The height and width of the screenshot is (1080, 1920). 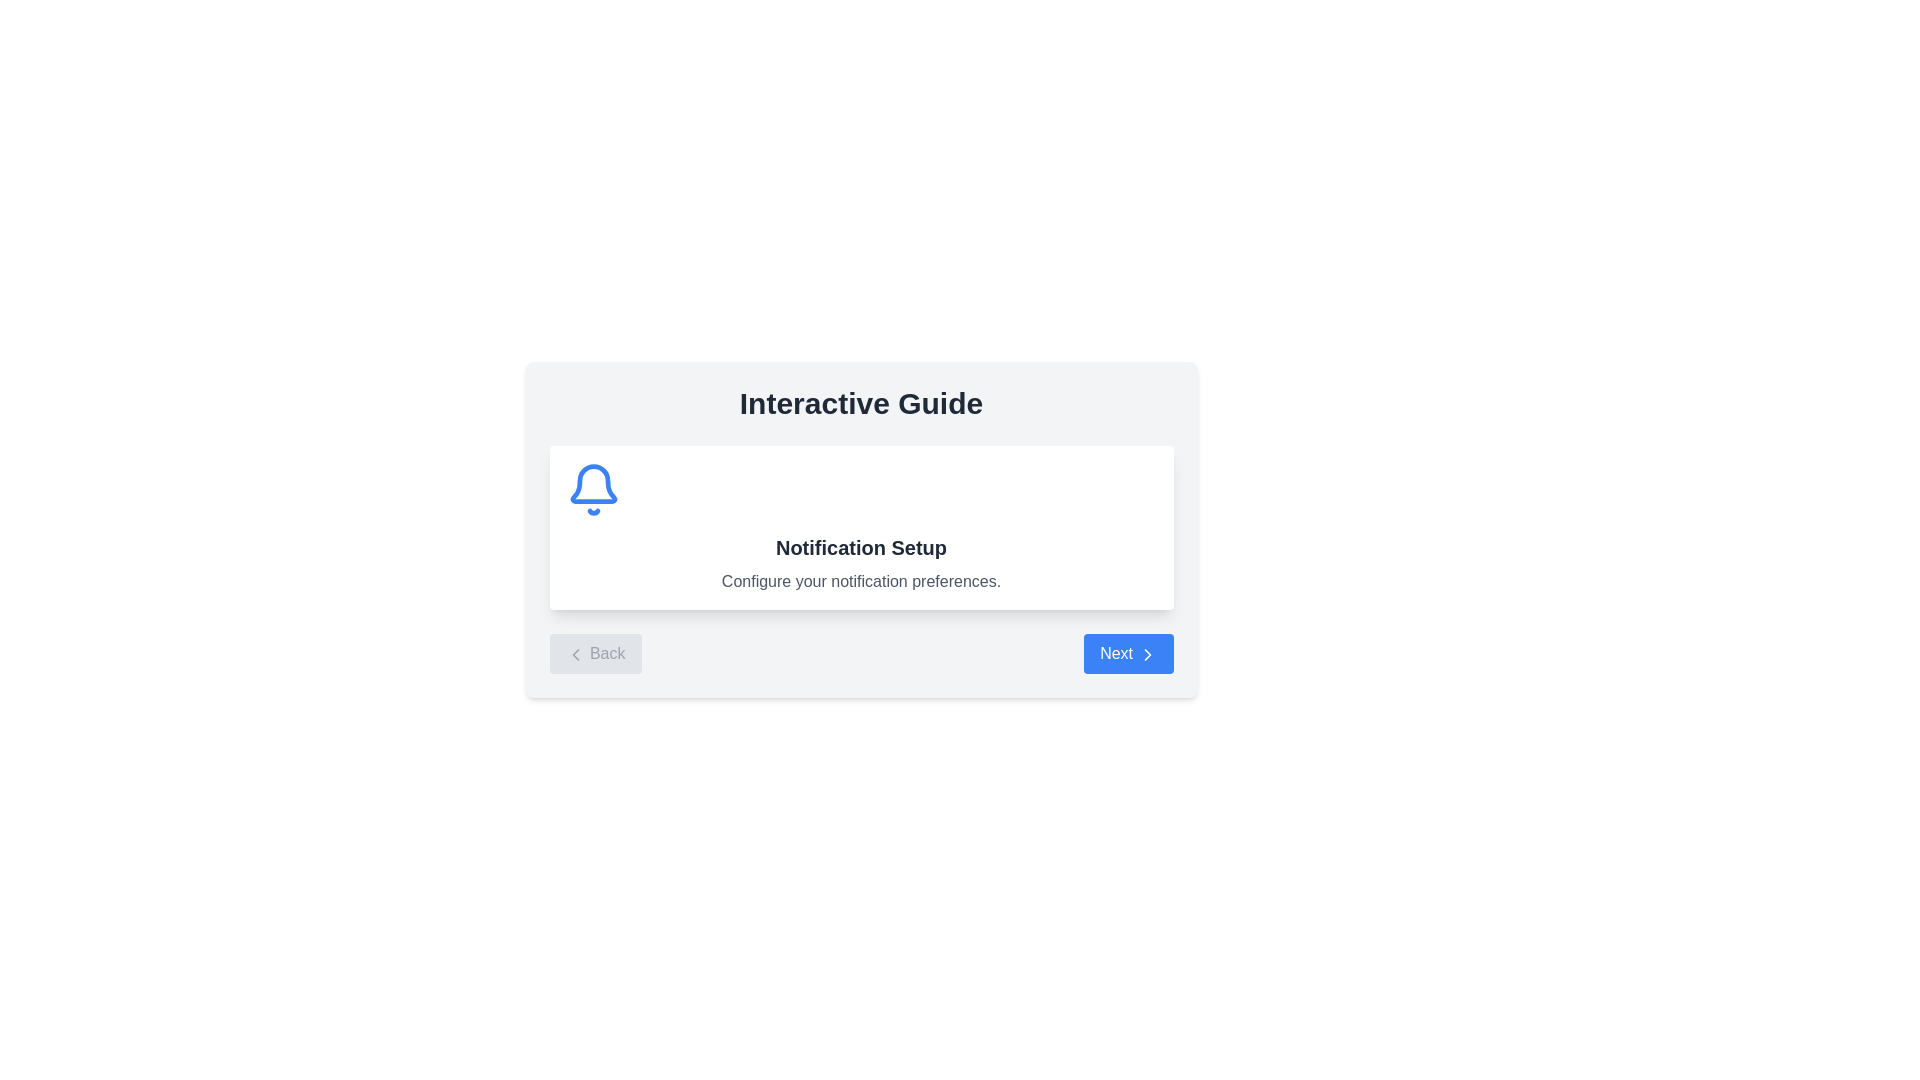 What do you see at coordinates (1147, 654) in the screenshot?
I see `the rightward arrow icon located inside the blue 'Next' button for visual feedback` at bounding box center [1147, 654].